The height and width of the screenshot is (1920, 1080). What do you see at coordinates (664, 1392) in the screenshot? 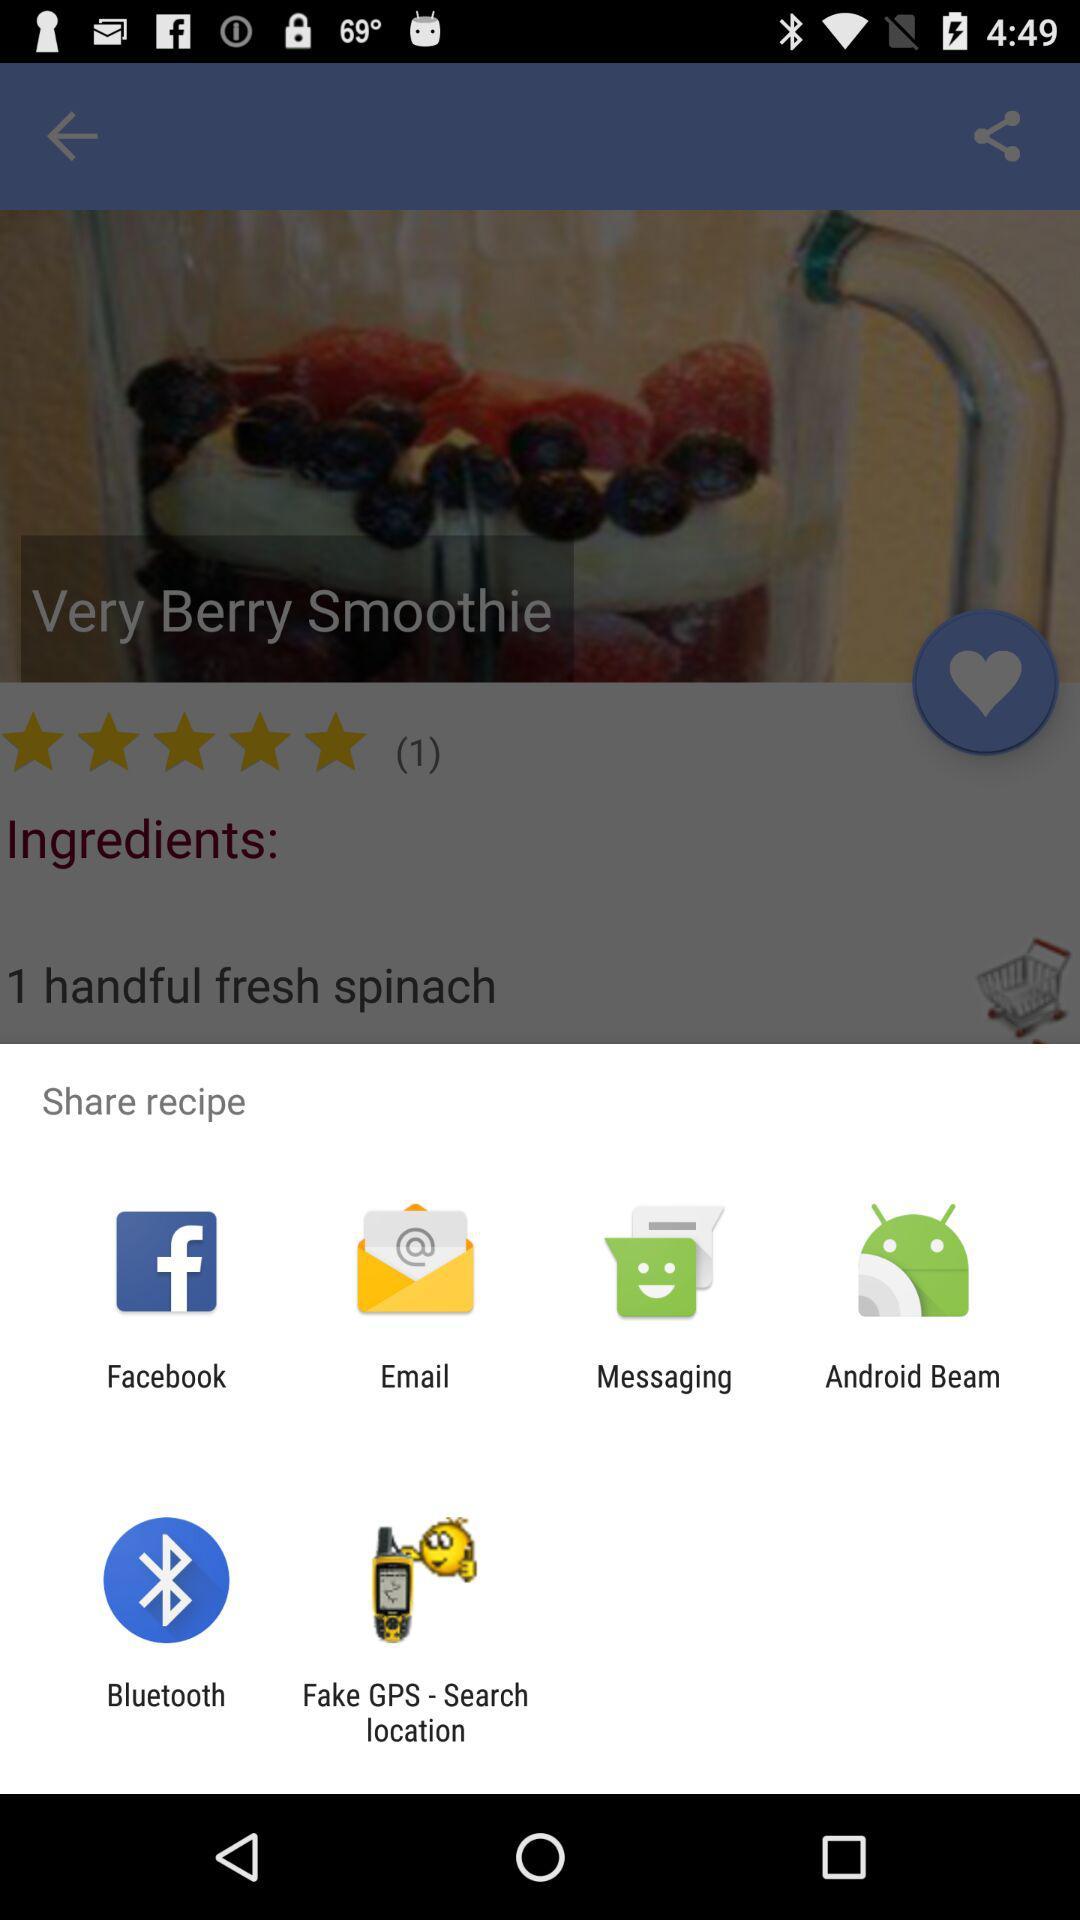
I see `messaging` at bounding box center [664, 1392].